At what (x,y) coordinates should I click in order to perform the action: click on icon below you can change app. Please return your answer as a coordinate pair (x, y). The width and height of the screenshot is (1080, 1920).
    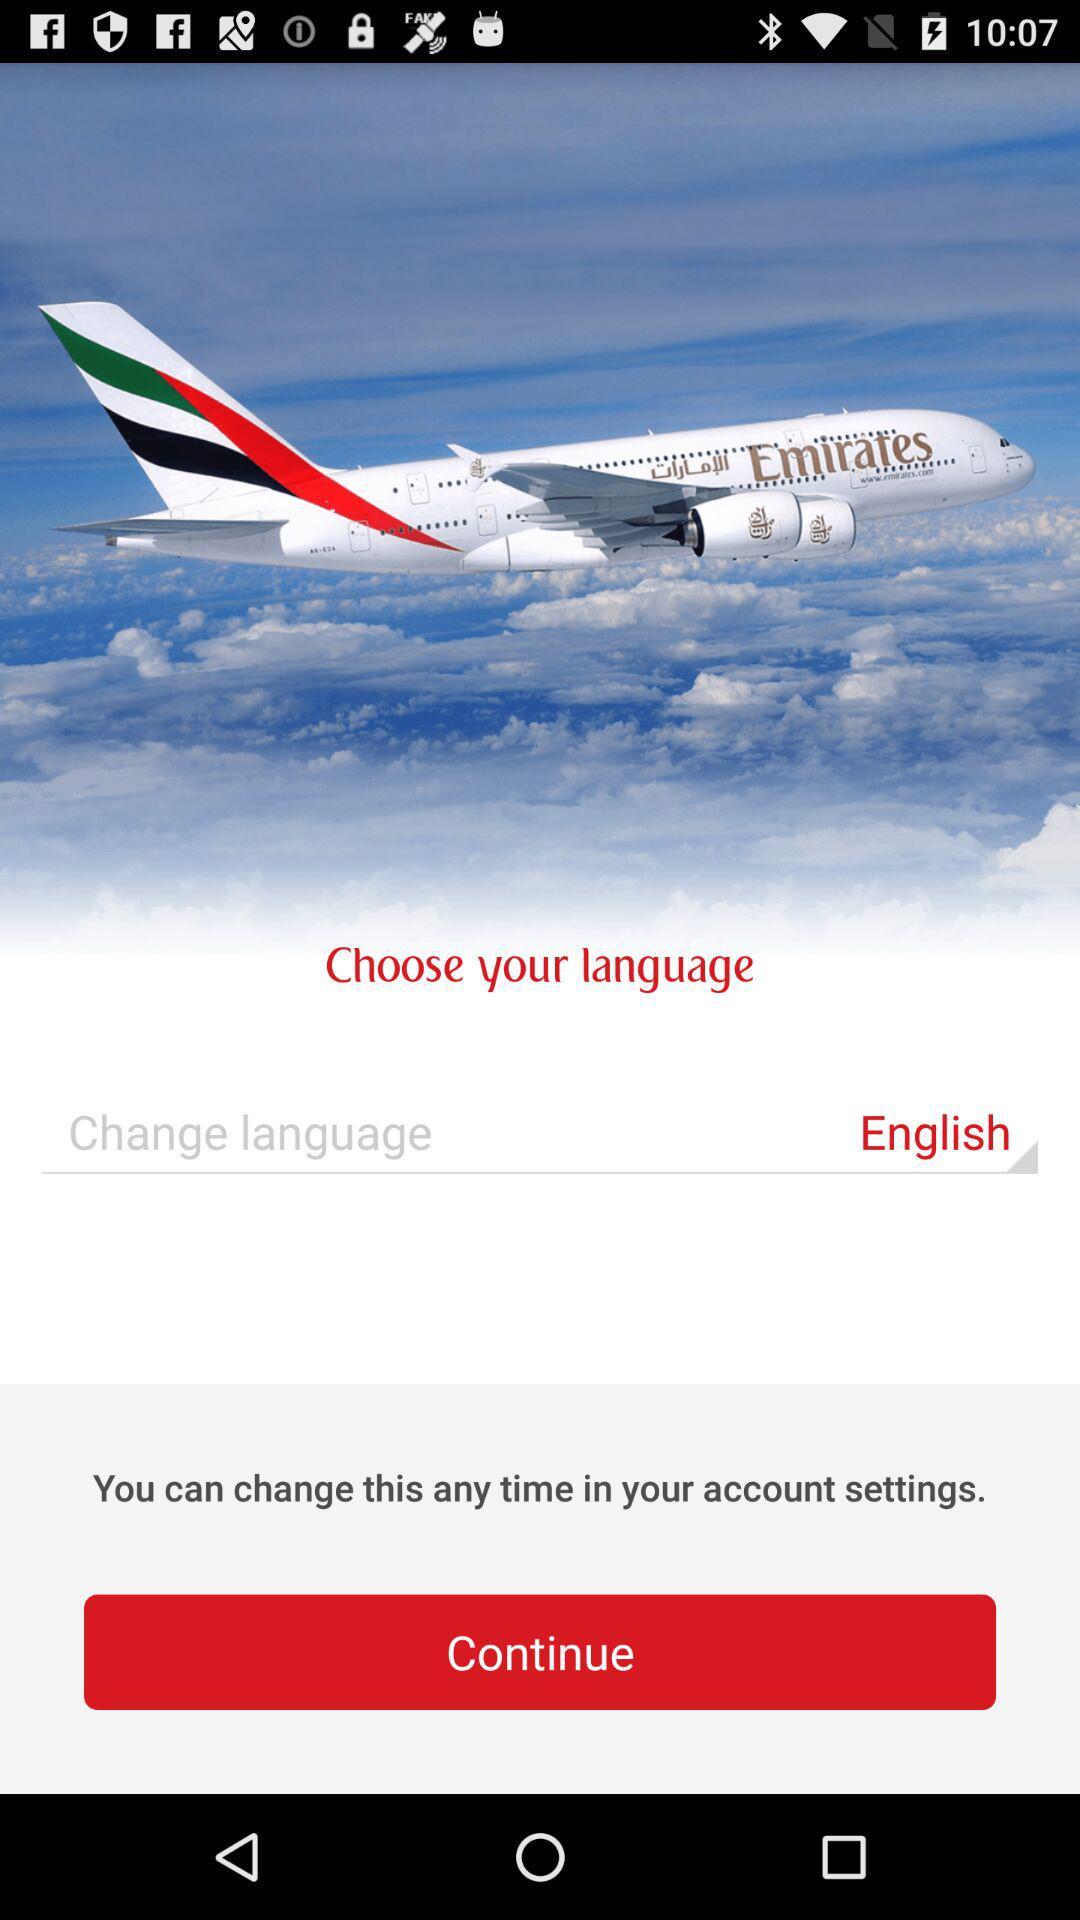
    Looking at the image, I should click on (540, 1652).